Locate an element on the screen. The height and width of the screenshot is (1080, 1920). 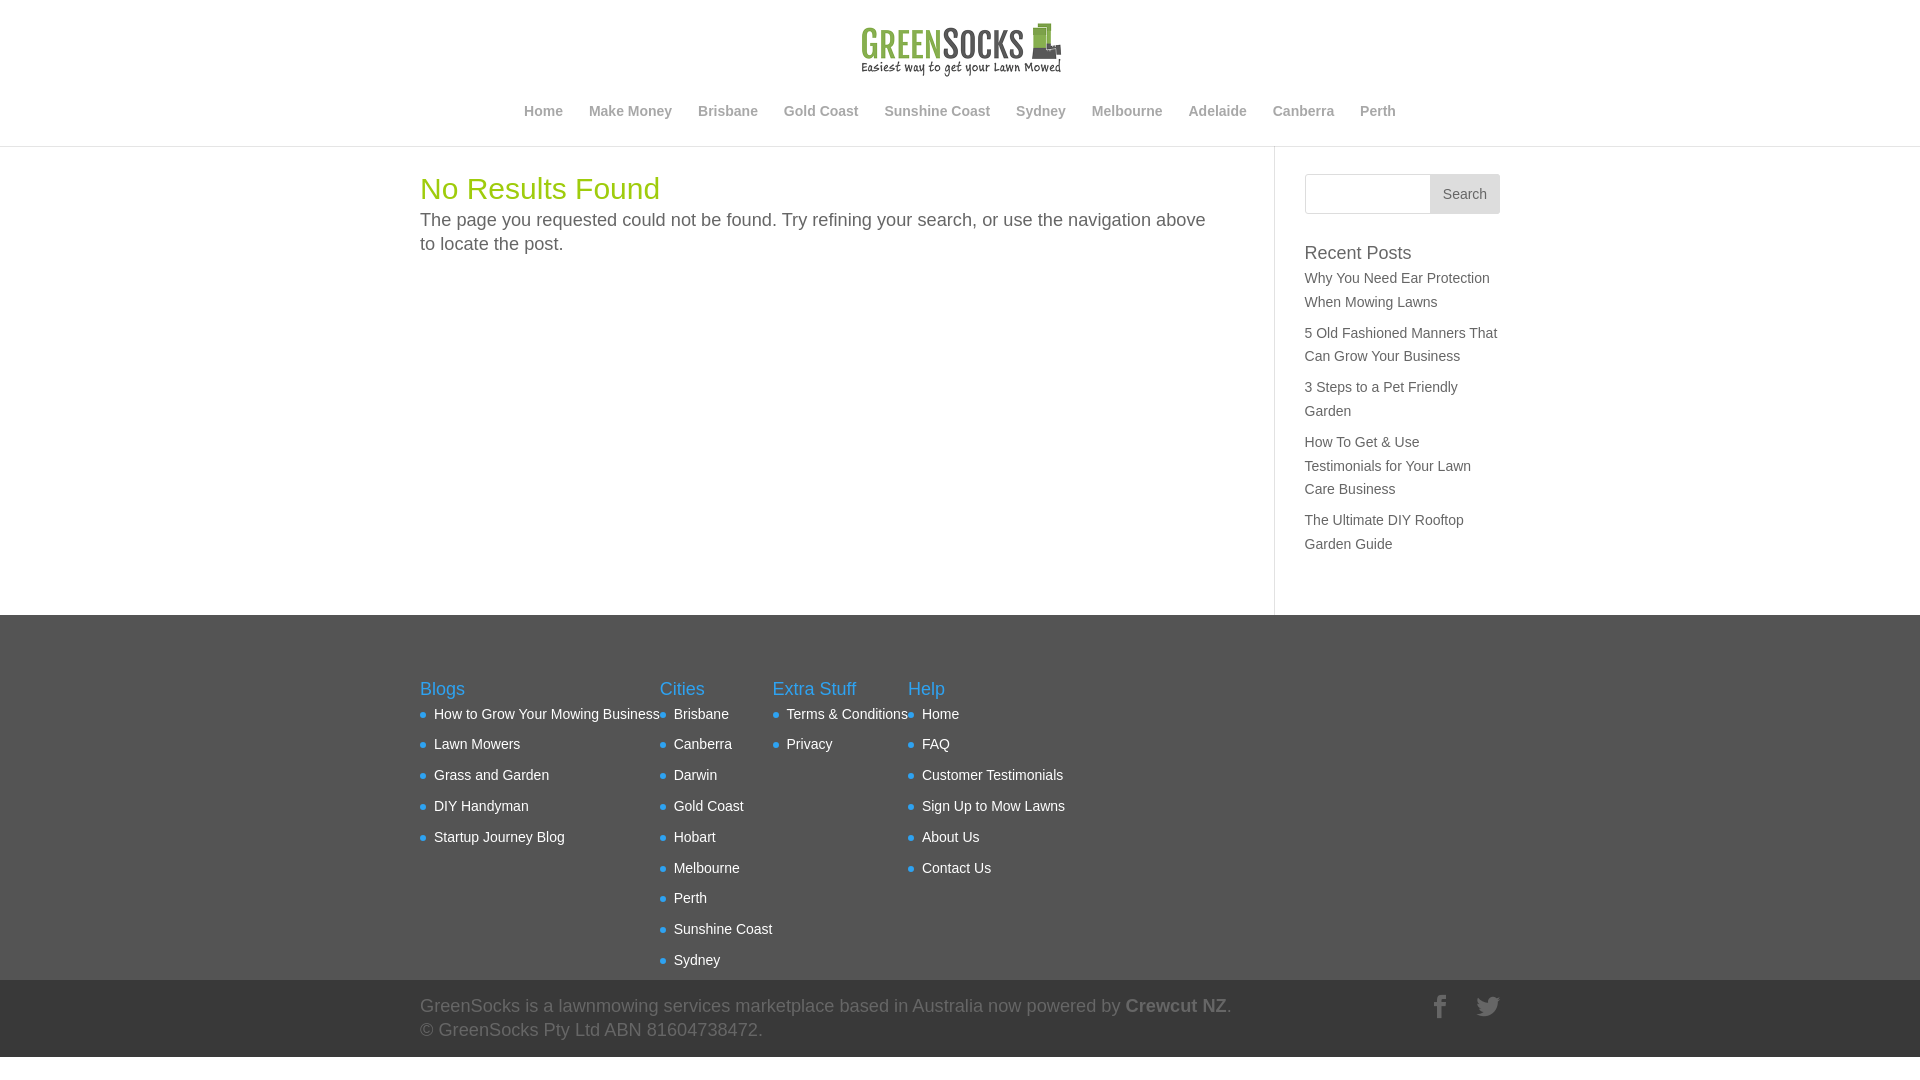
'Make Money' is located at coordinates (588, 124).